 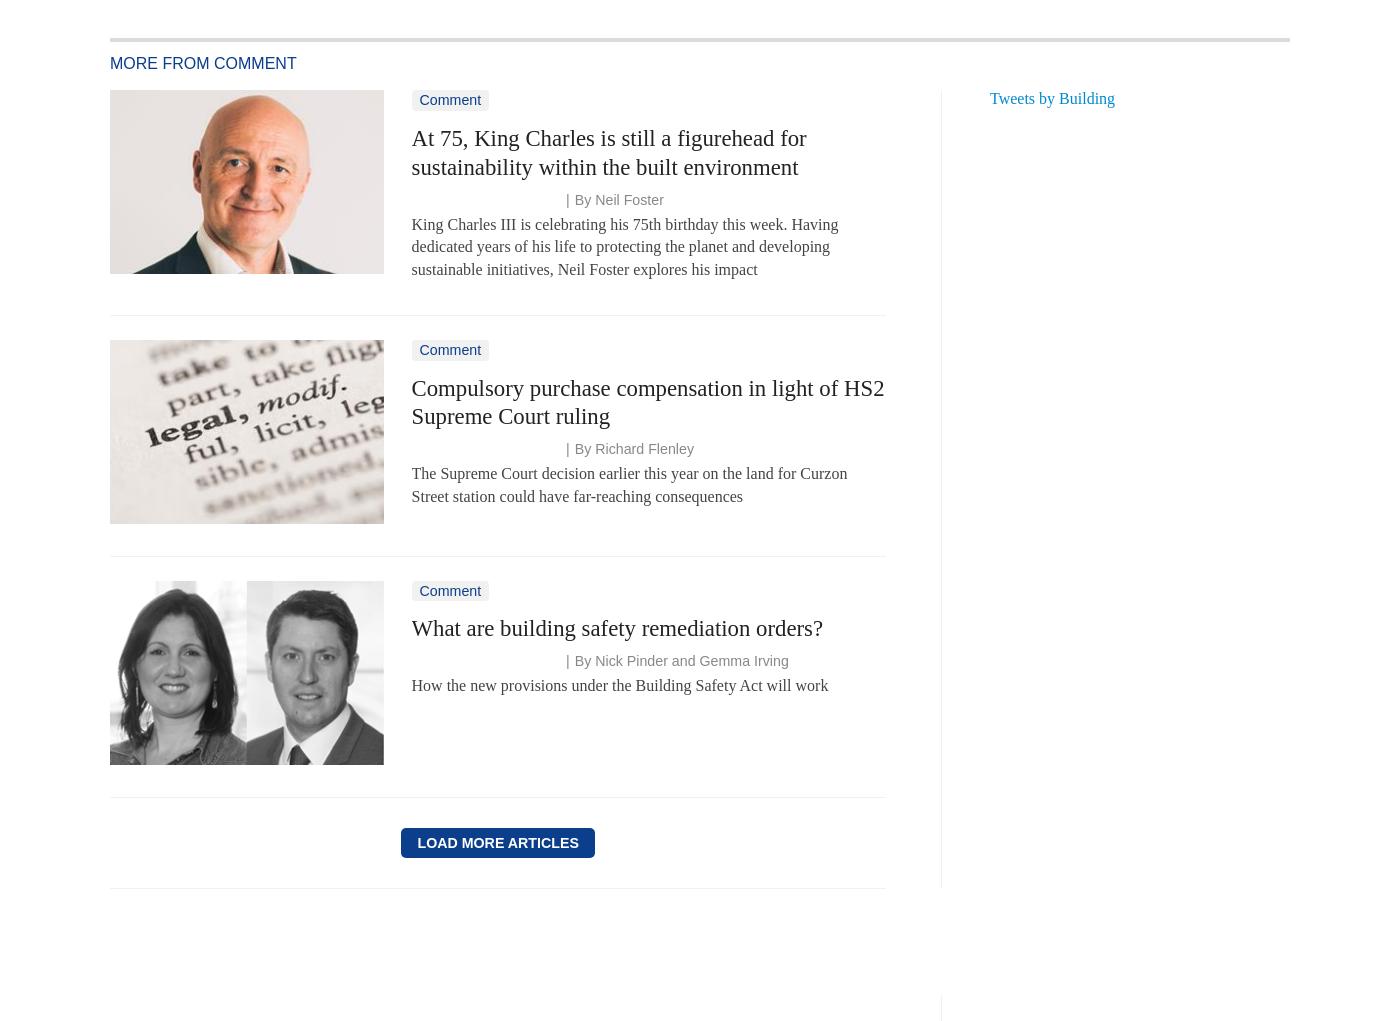 I want to click on 'Compulsory purchase compensation in light of HS2 Supreme Court ruling', so click(x=647, y=400).